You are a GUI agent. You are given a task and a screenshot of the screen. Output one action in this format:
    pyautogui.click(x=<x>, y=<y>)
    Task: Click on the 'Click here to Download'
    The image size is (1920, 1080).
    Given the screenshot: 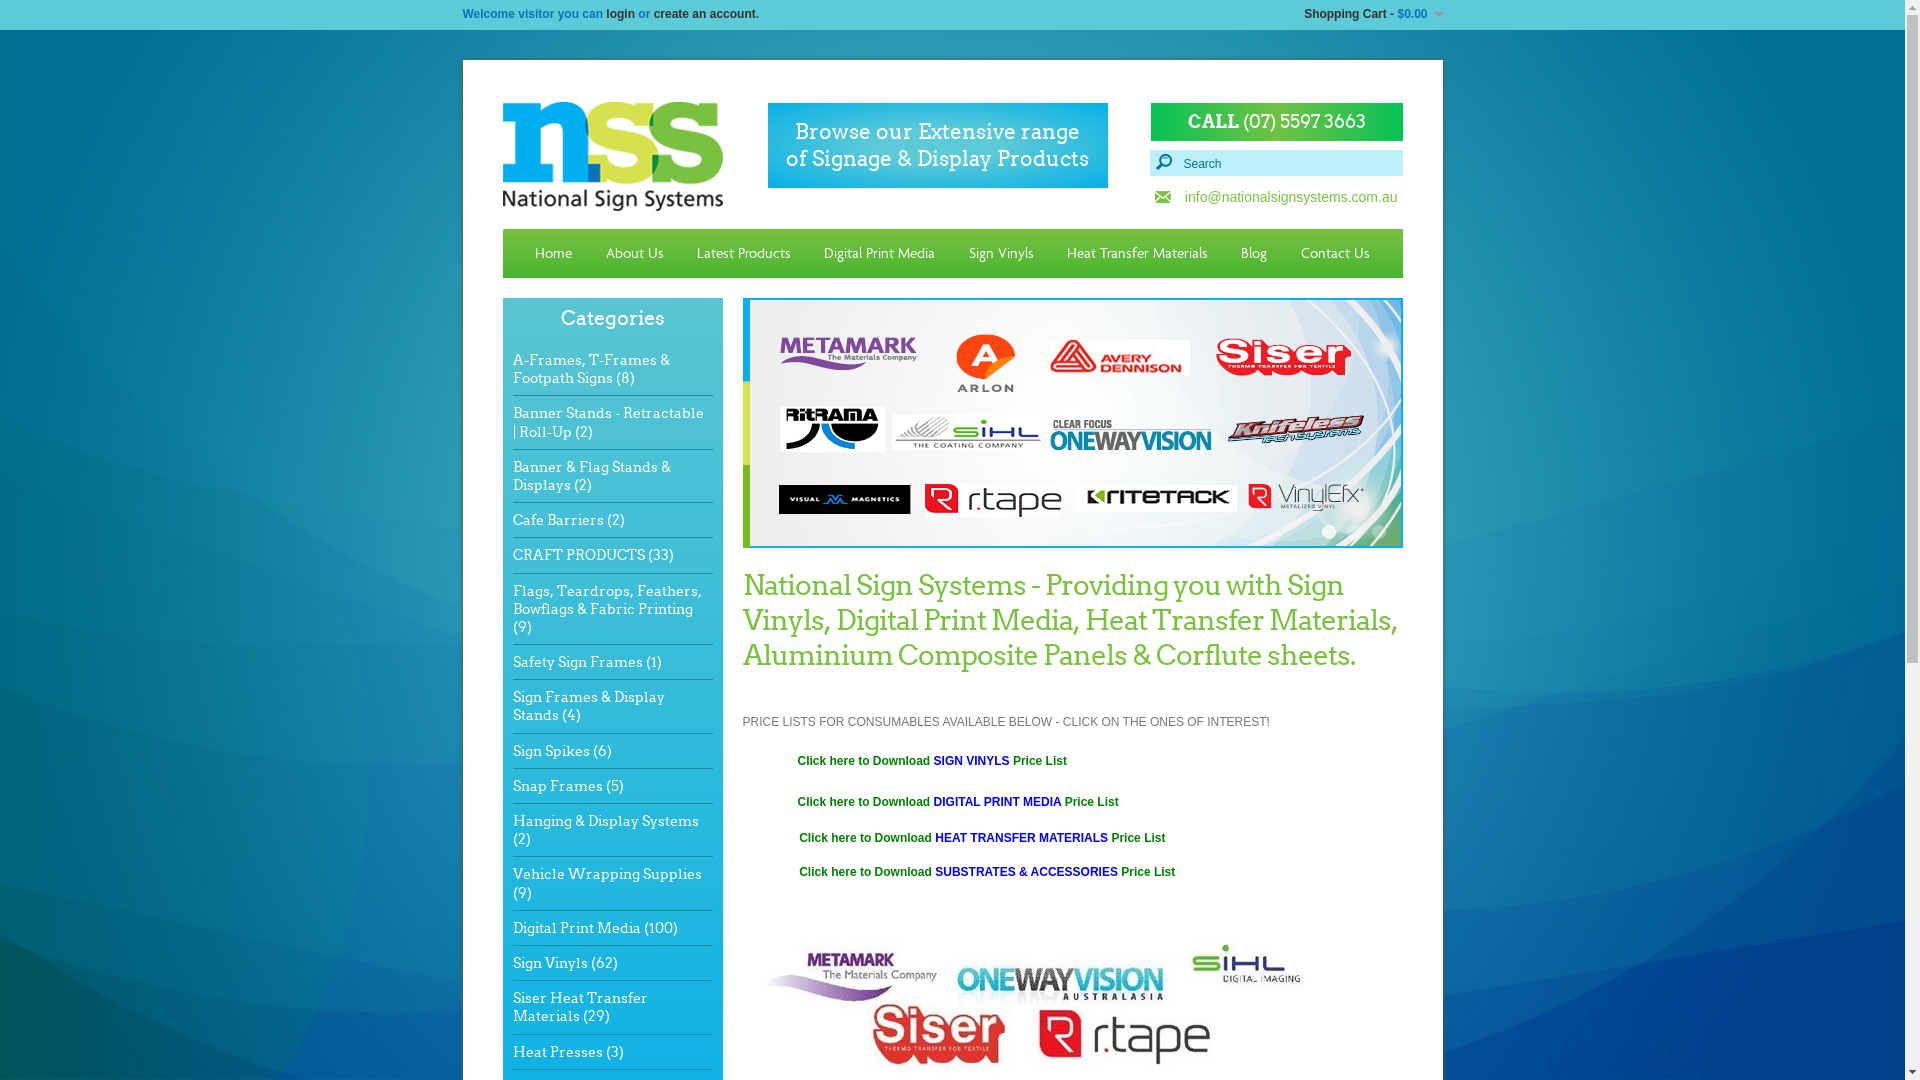 What is the action you would take?
    pyautogui.click(x=865, y=760)
    